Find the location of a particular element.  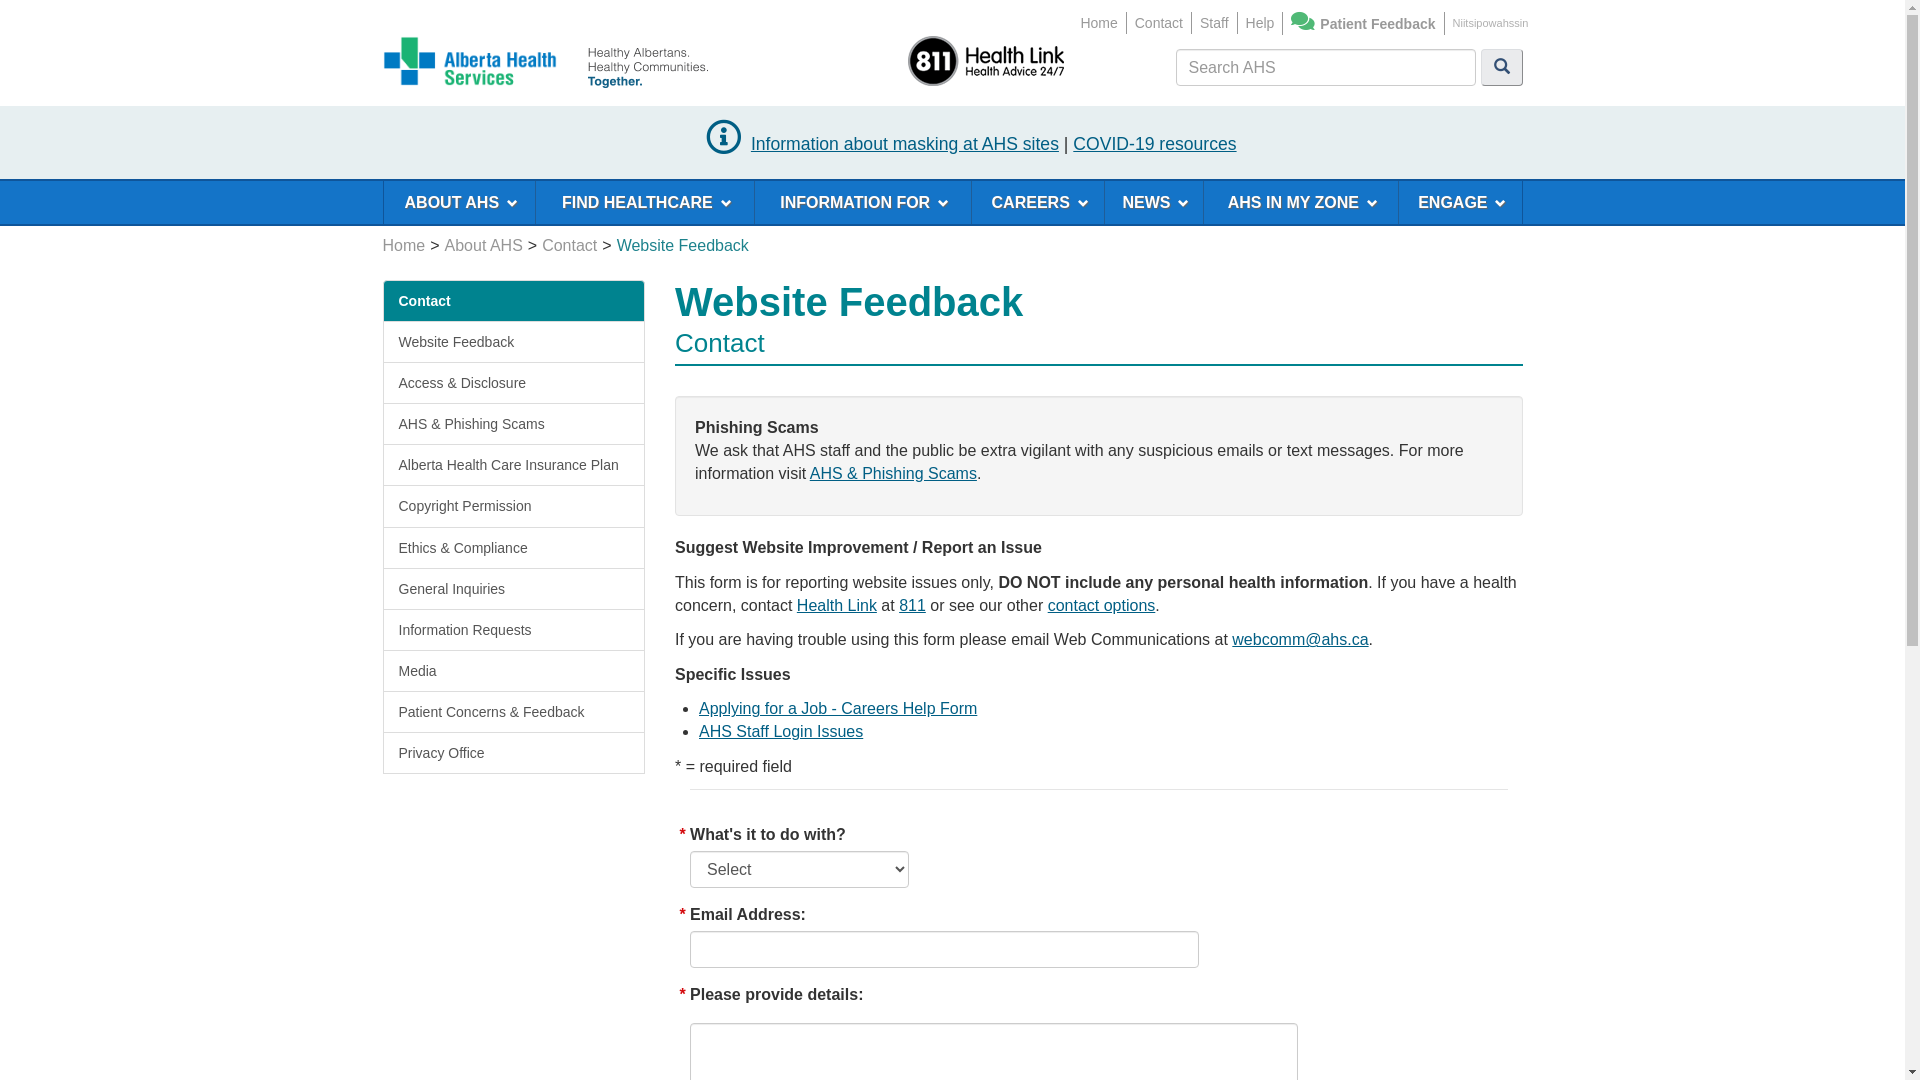

'Privacy Office' is located at coordinates (513, 752).